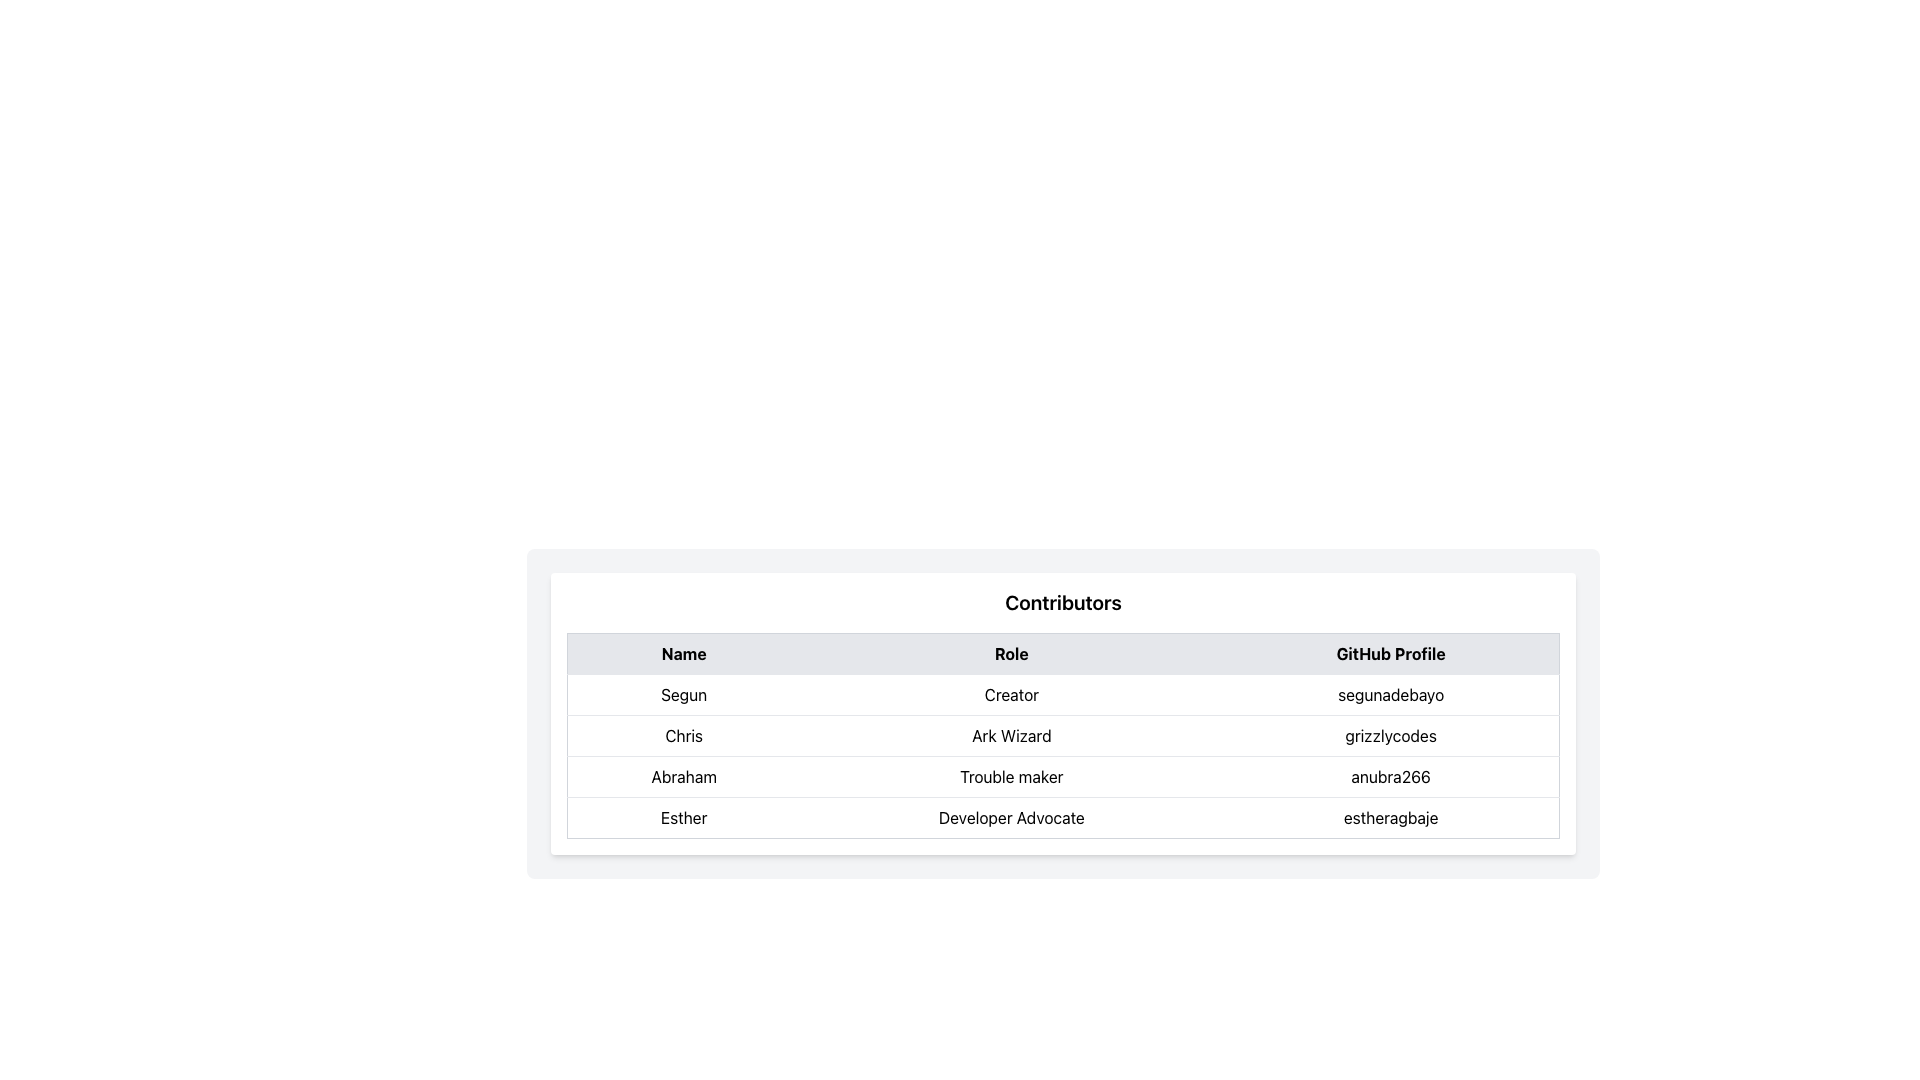  I want to click on the static text label displaying the name 'Esther', located in the fourth row of the table under the 'Name' column, so click(683, 817).